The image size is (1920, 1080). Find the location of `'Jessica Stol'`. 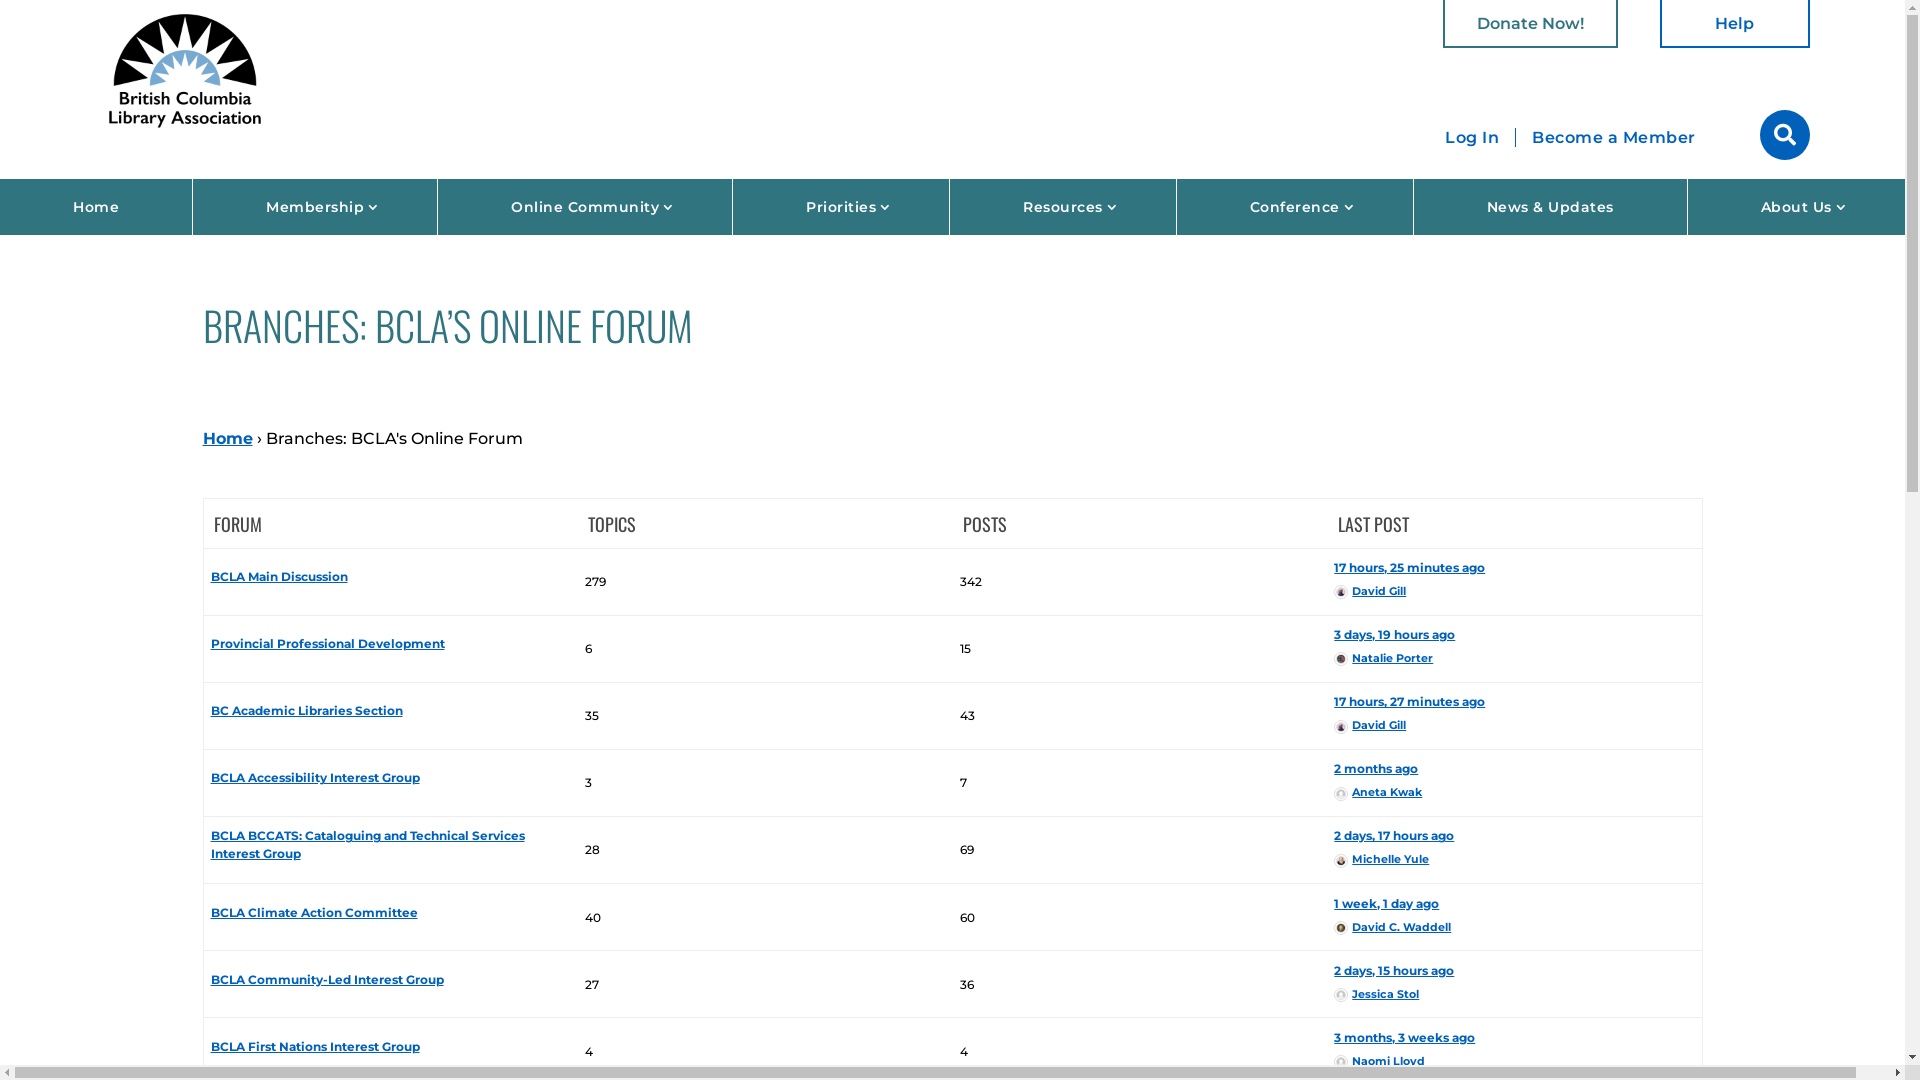

'Jessica Stol' is located at coordinates (1375, 994).